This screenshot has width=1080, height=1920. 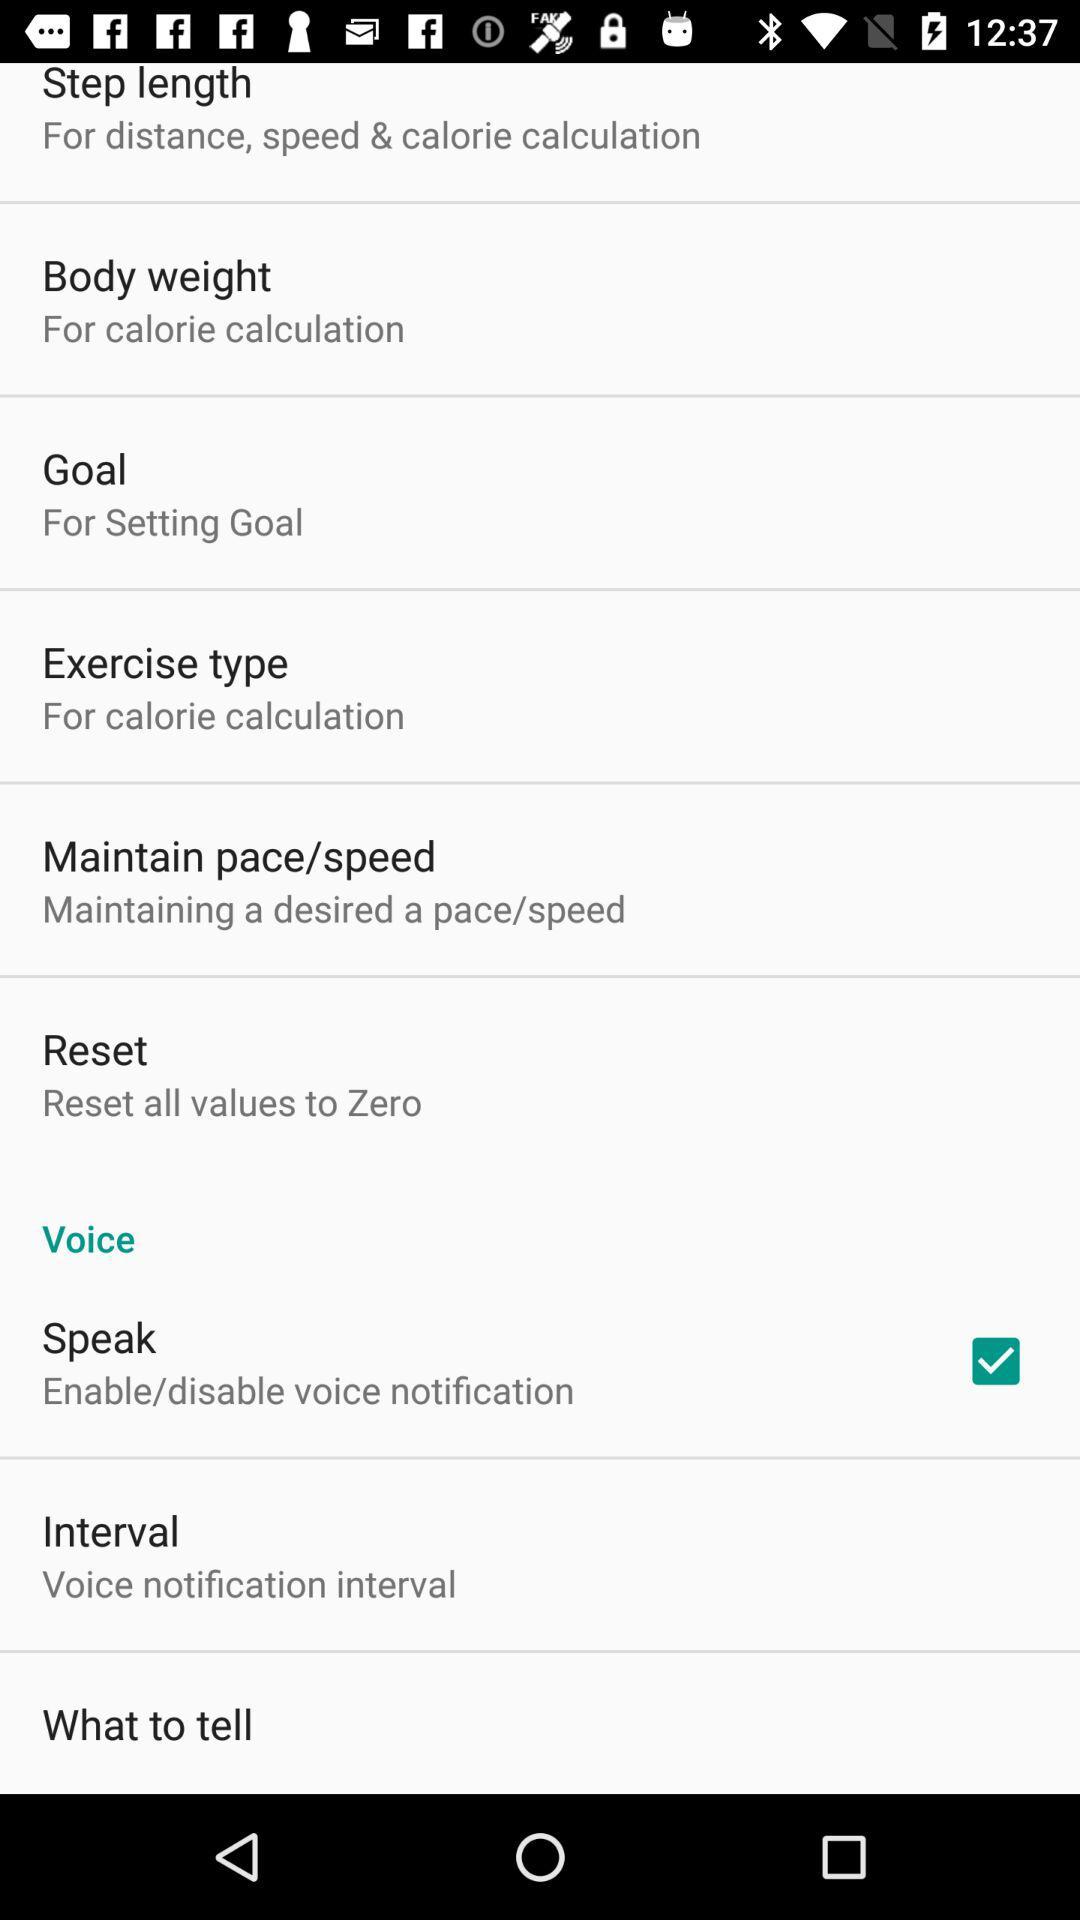 What do you see at coordinates (99, 1336) in the screenshot?
I see `icon below the voice icon` at bounding box center [99, 1336].